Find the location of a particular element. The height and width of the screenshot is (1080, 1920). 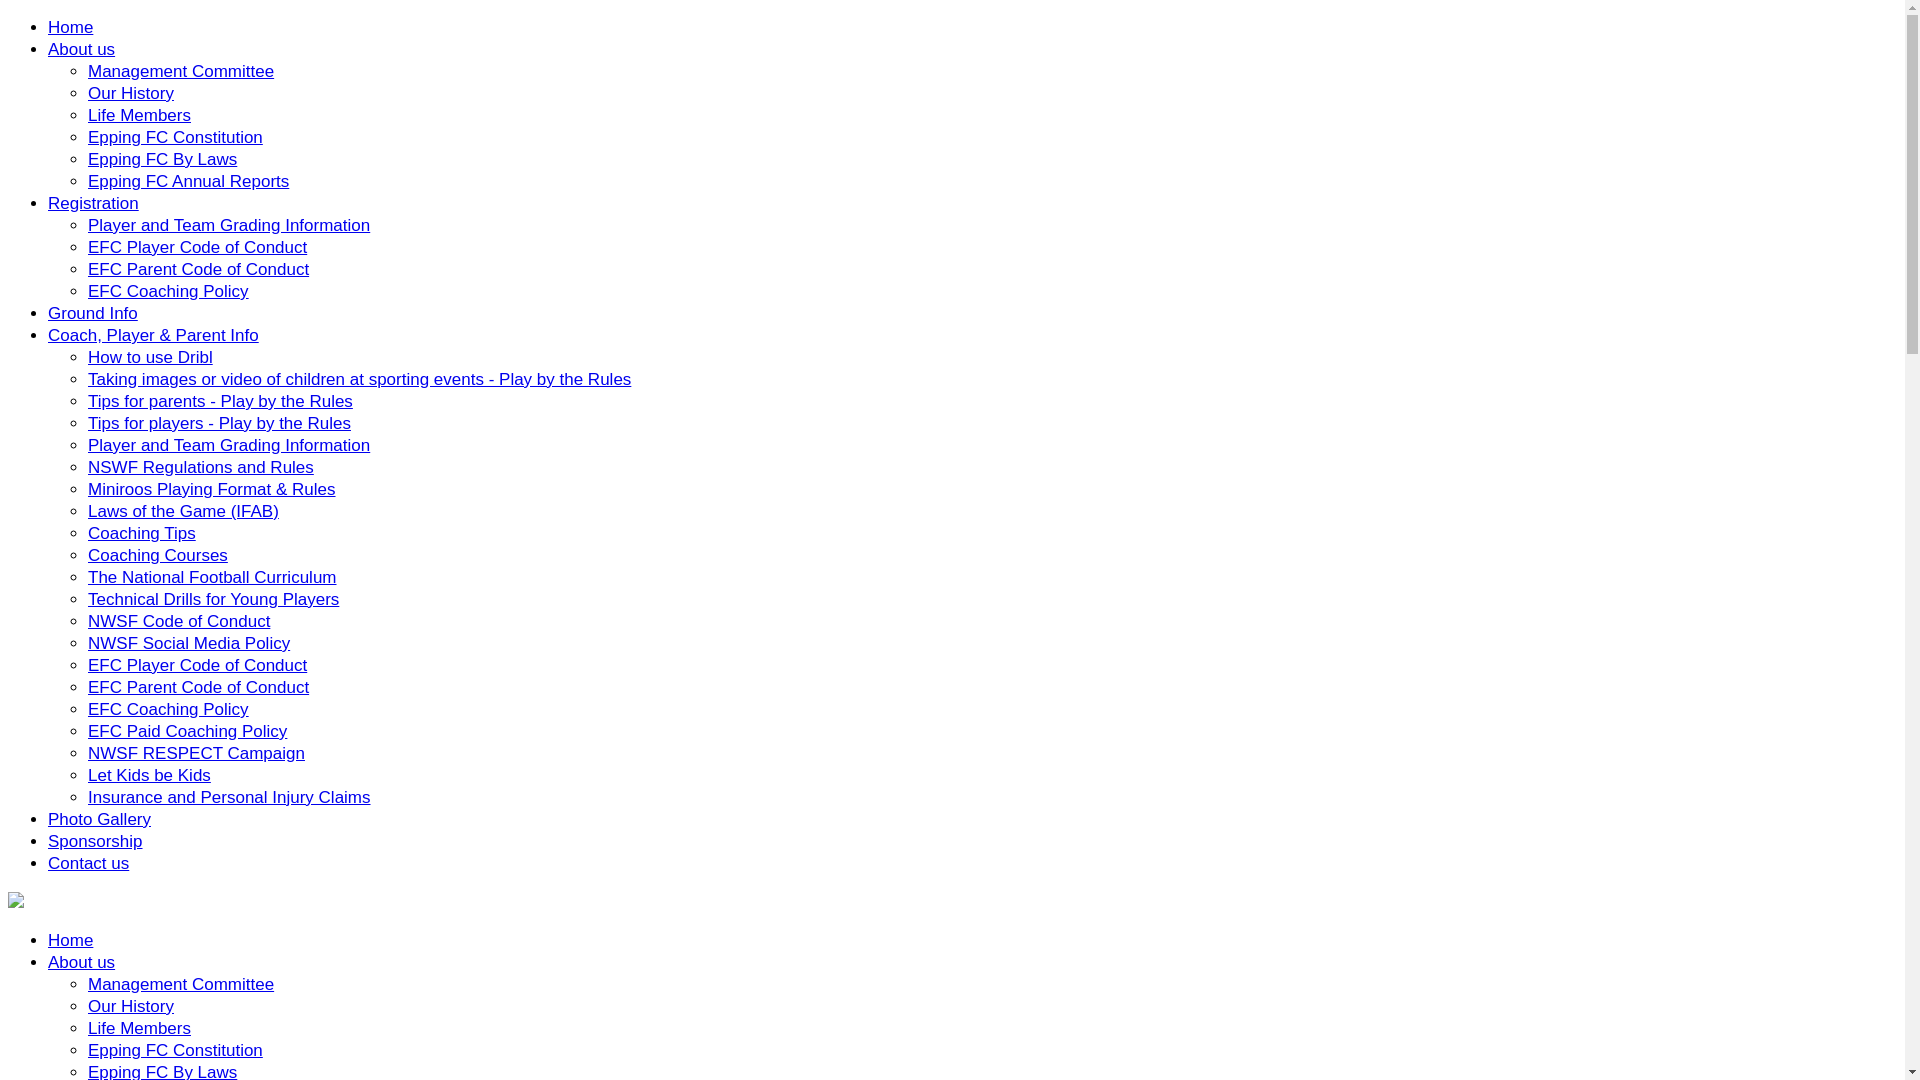

'Photo Gallery' is located at coordinates (98, 819).